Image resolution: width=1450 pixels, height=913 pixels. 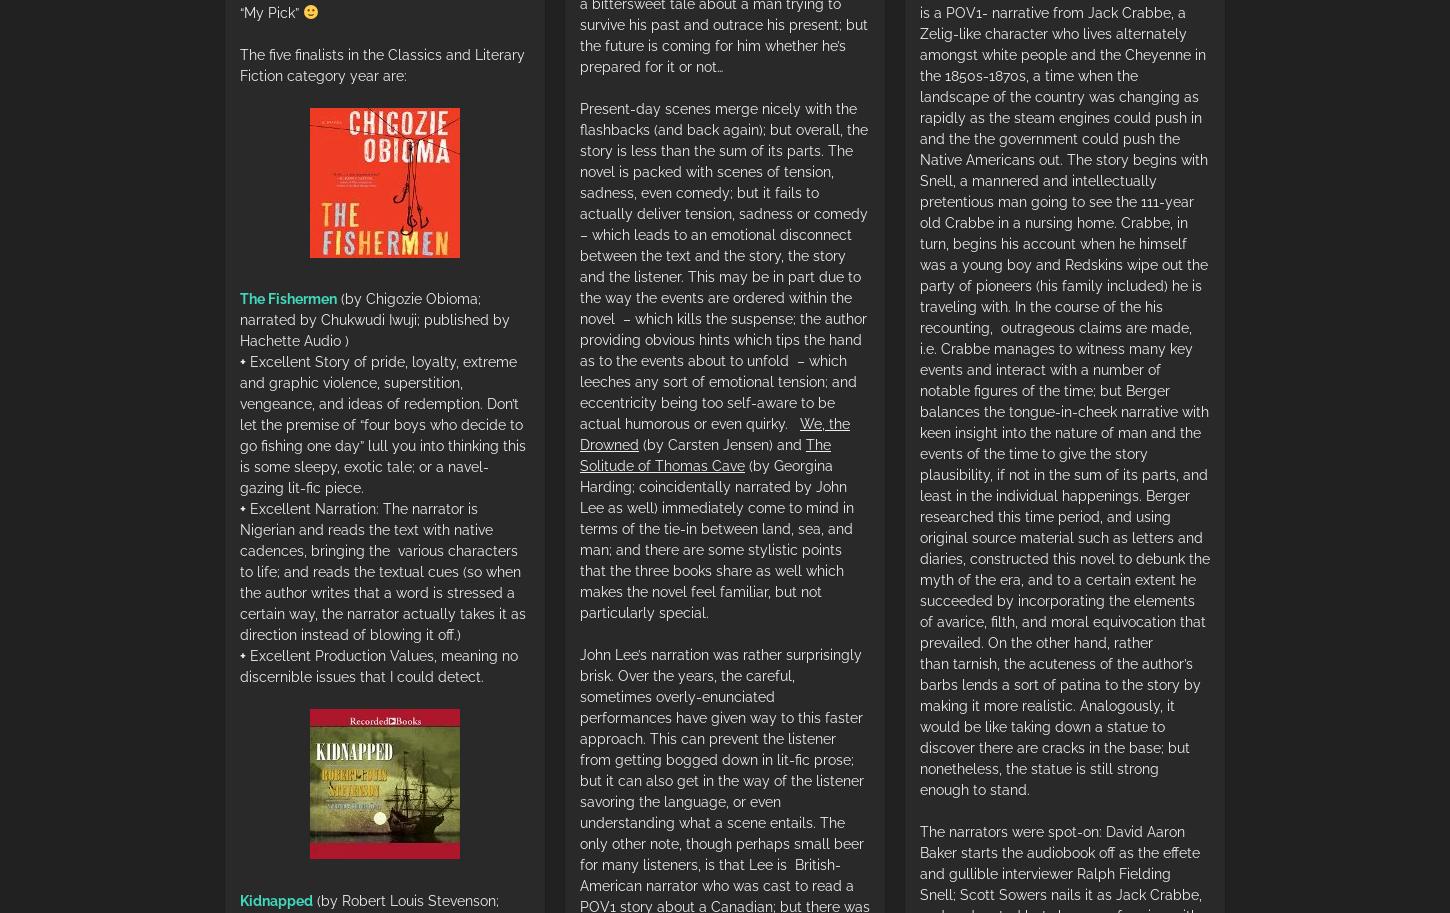 I want to click on 'Excellent Story of pride, loyalty, extreme and graphic violence, superstition, vengeance, and ideas of redemption. Don’t let the premise of “four boys who decide to go fishing one day” lull you into thinking this is some sleepy, exotic tale; or a navel-gazing lit-fic piece.', so click(x=238, y=425).